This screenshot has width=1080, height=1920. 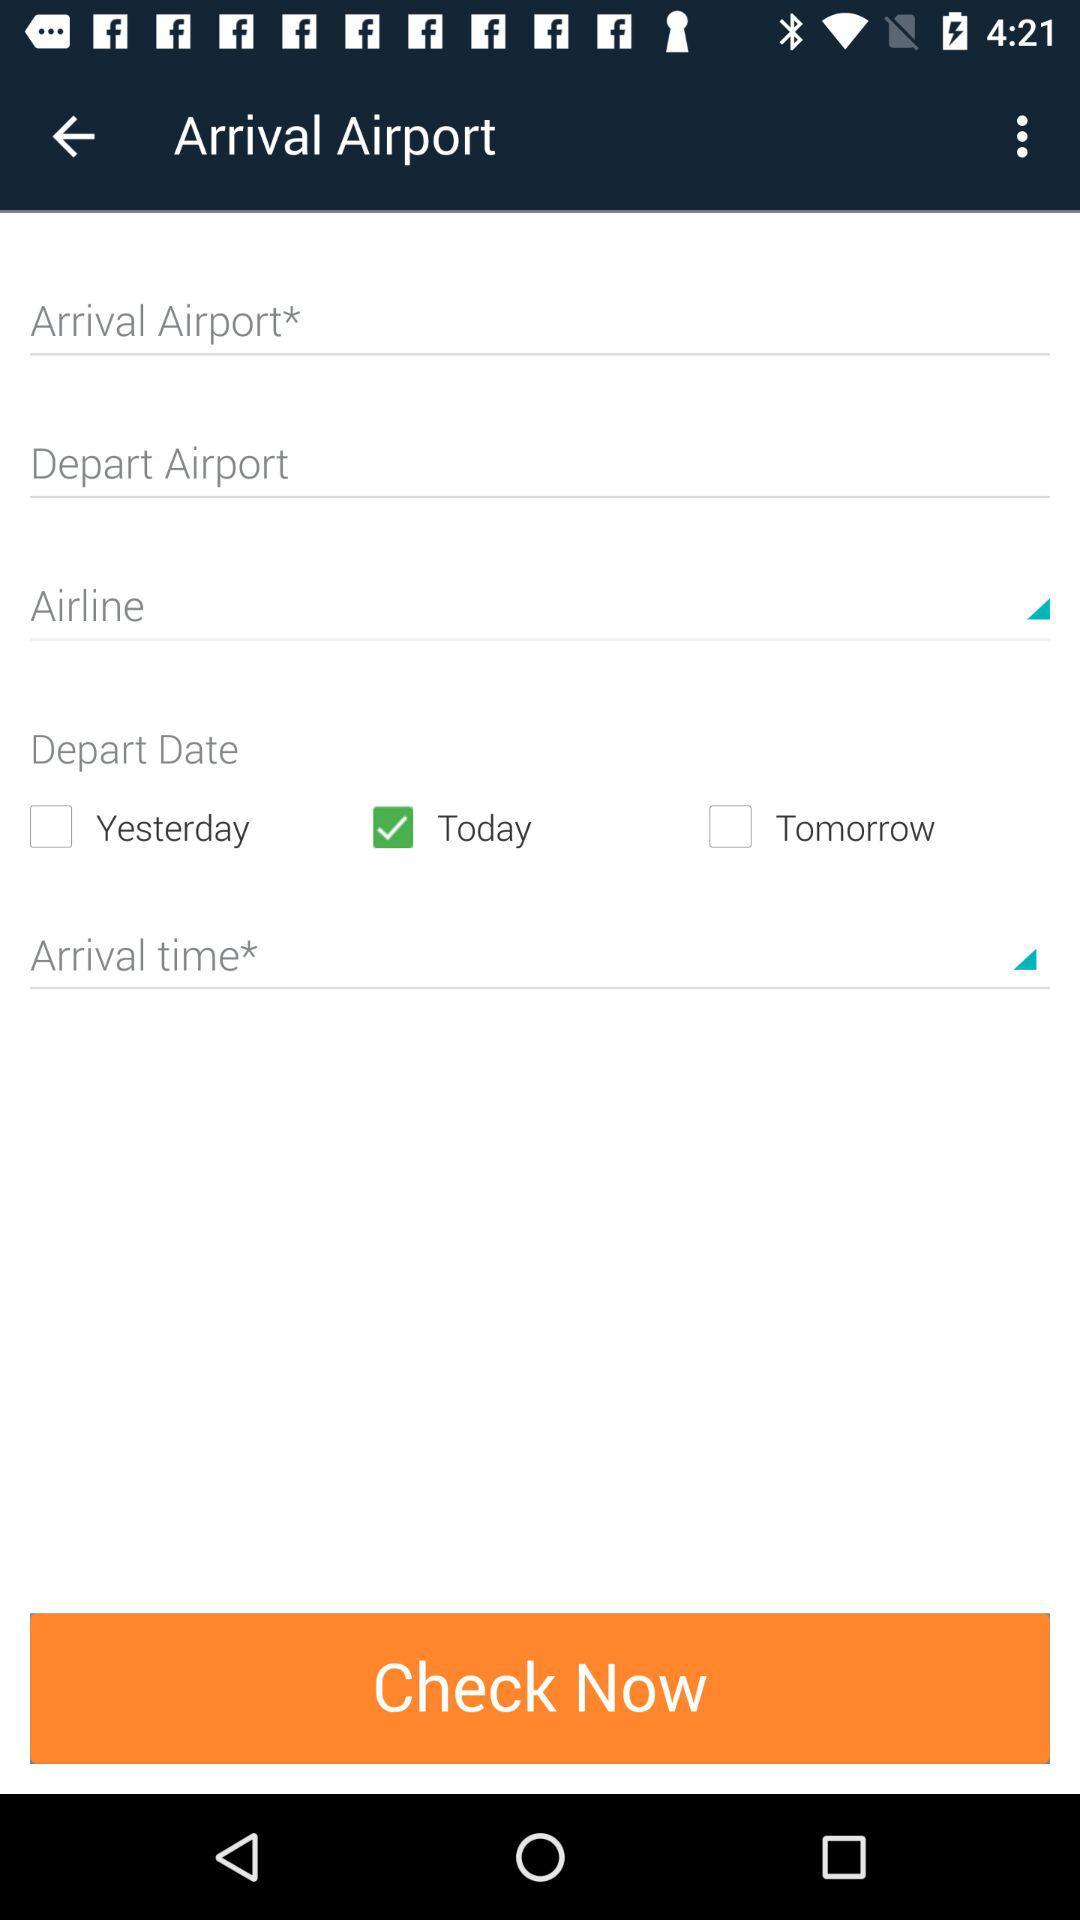 I want to click on the yesterday icon, so click(x=199, y=826).